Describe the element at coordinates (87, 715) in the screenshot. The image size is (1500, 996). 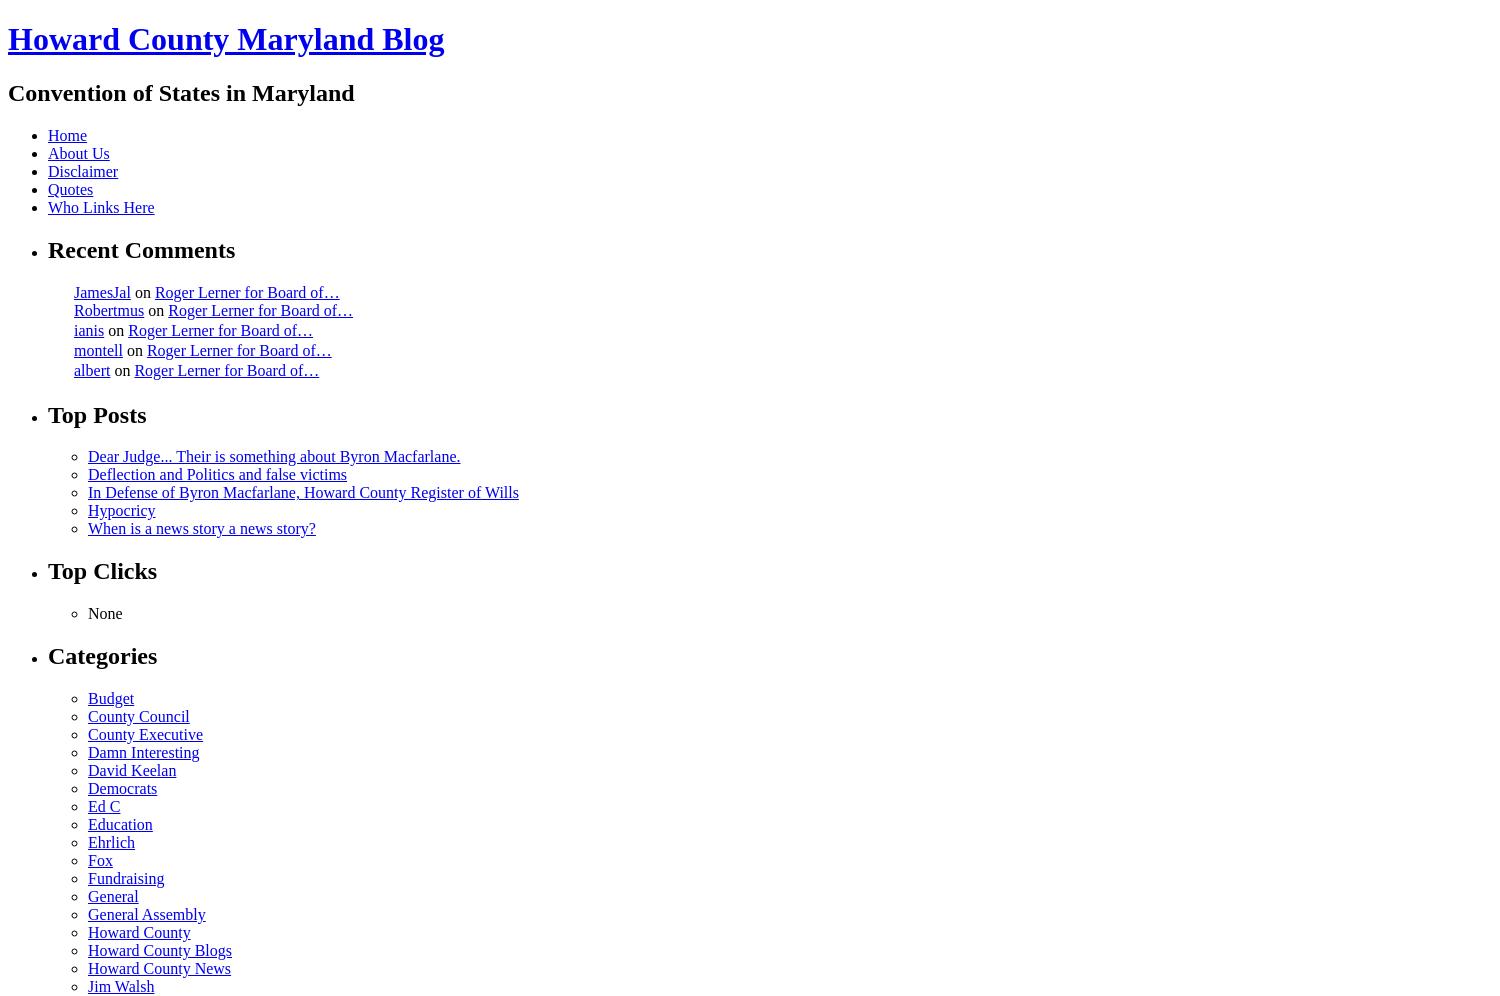
I see `'County Council'` at that location.